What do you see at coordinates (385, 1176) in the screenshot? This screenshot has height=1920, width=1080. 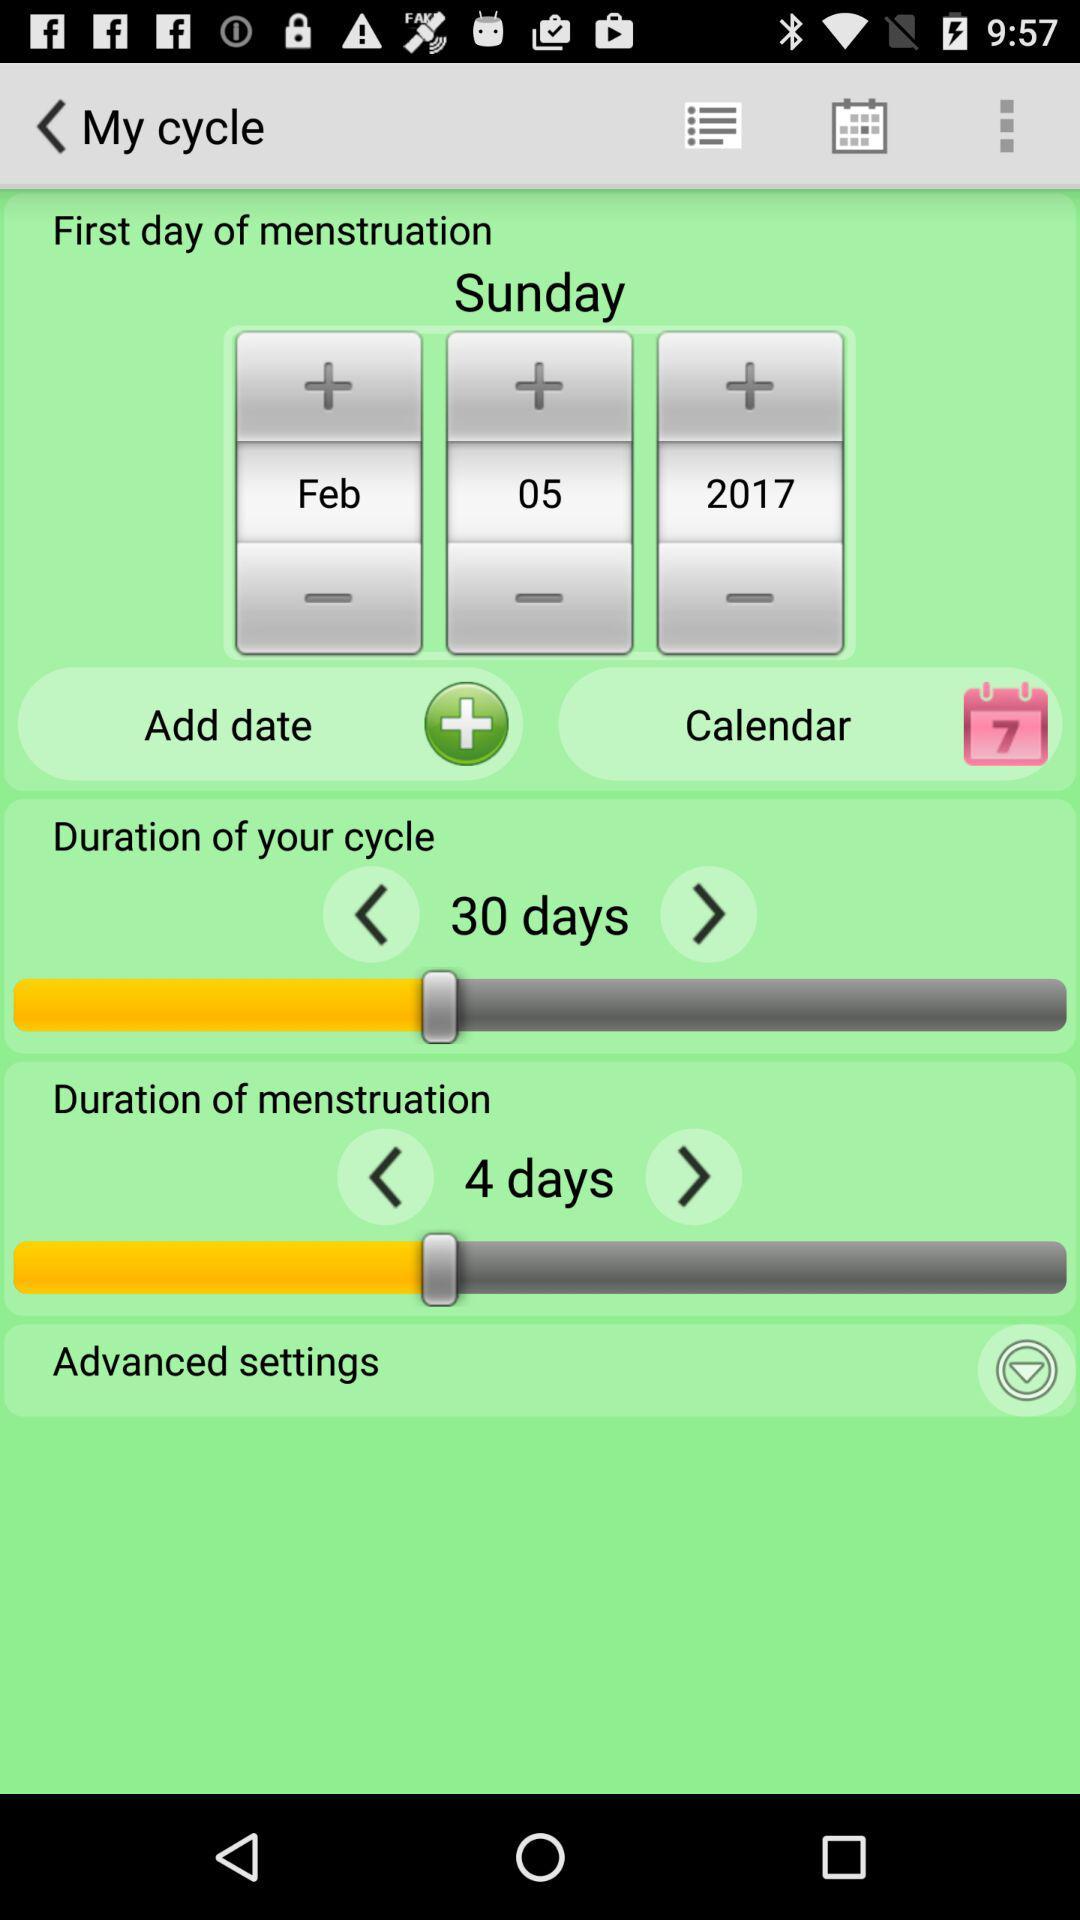 I see `the backward arrow button on the left to the option 4 days on the web page` at bounding box center [385, 1176].